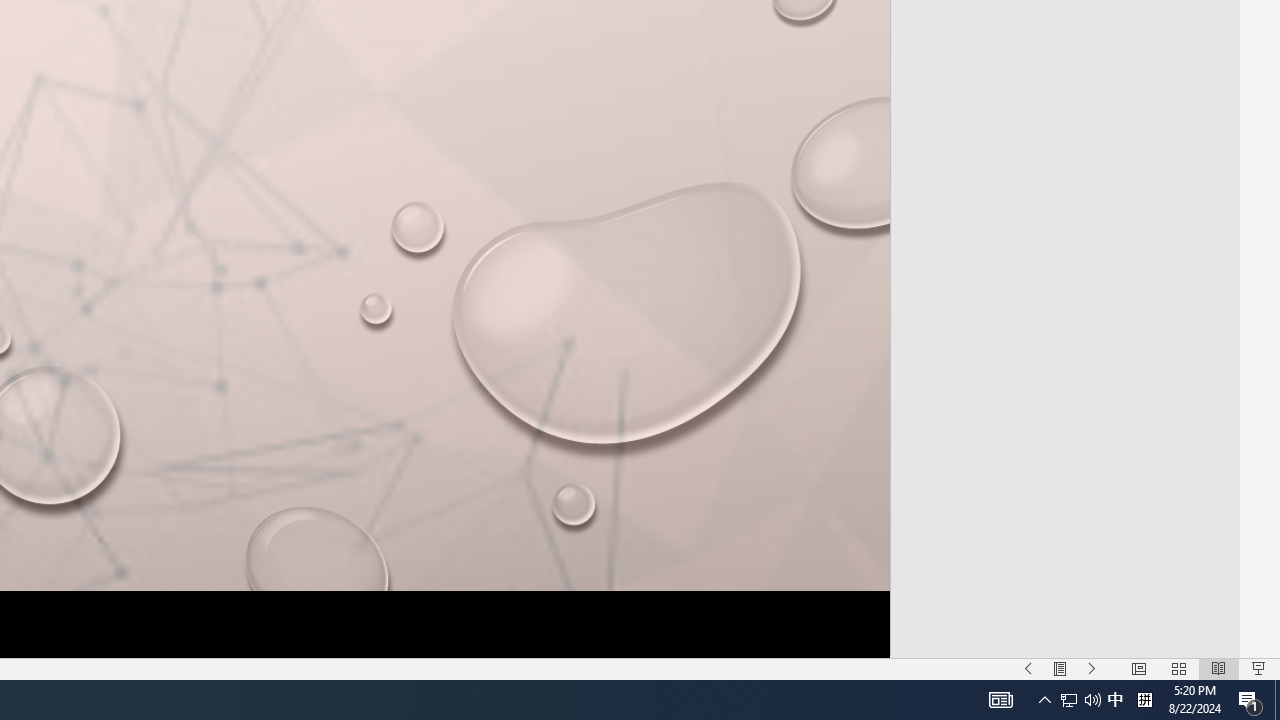 Image resolution: width=1280 pixels, height=720 pixels. Describe the element at coordinates (1257, 669) in the screenshot. I see `'Slide Show'` at that location.